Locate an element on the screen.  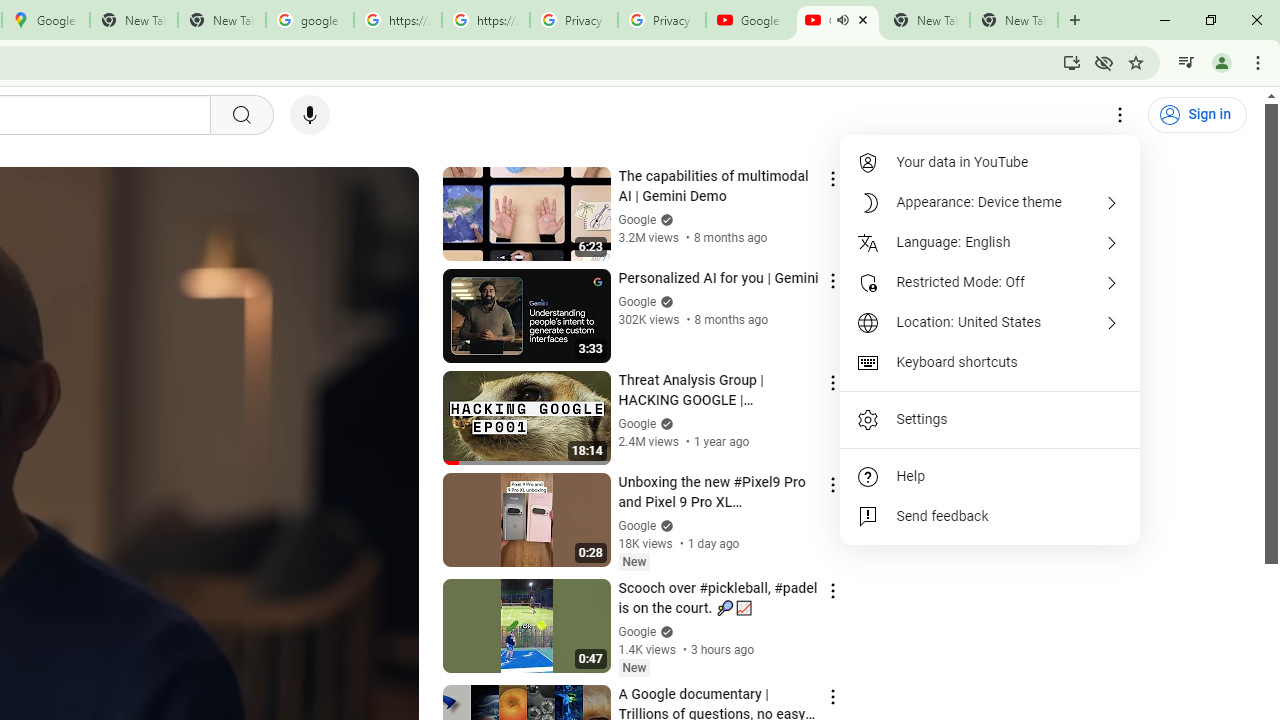
'Action menu' is located at coordinates (832, 695).